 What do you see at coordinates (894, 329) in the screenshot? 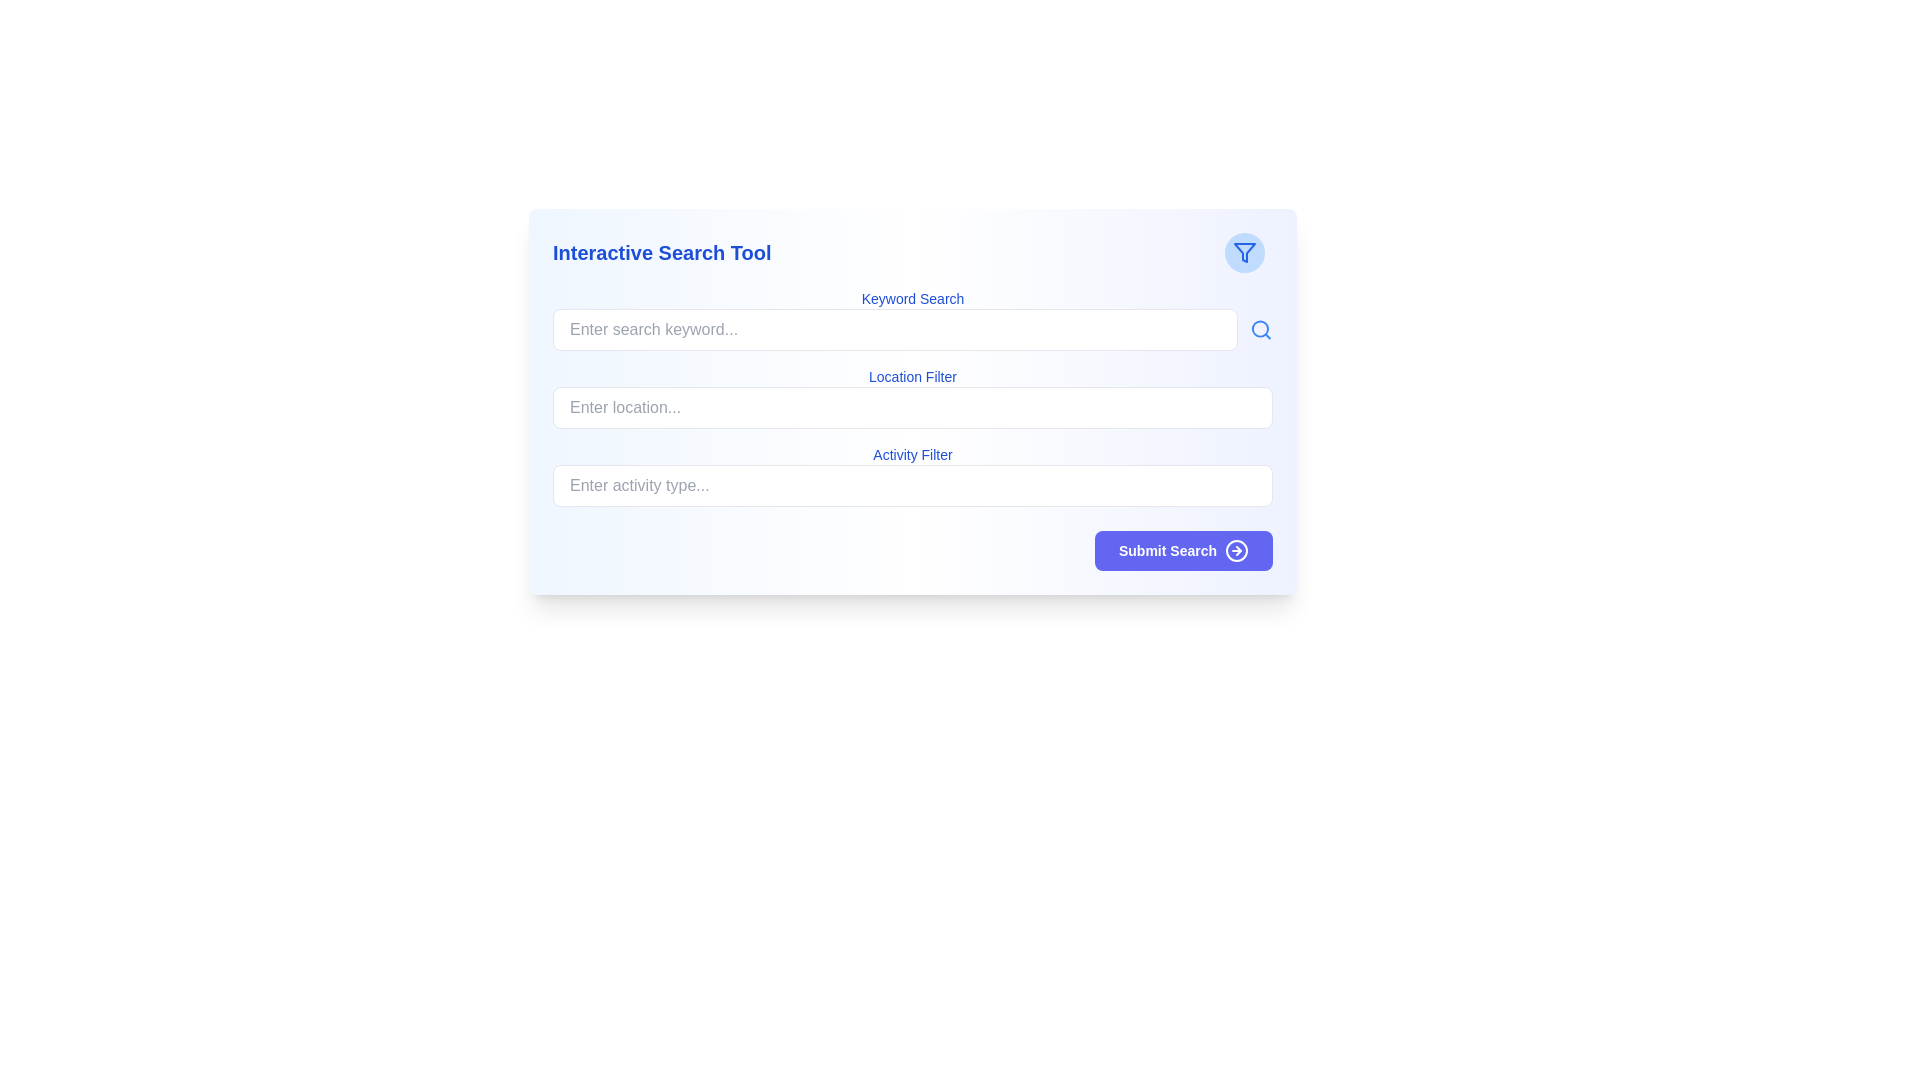
I see `the search input field labeled 'Keyword Search' in the 'Interactive Search Tool' interface to potentially highlight or show focus effects` at bounding box center [894, 329].